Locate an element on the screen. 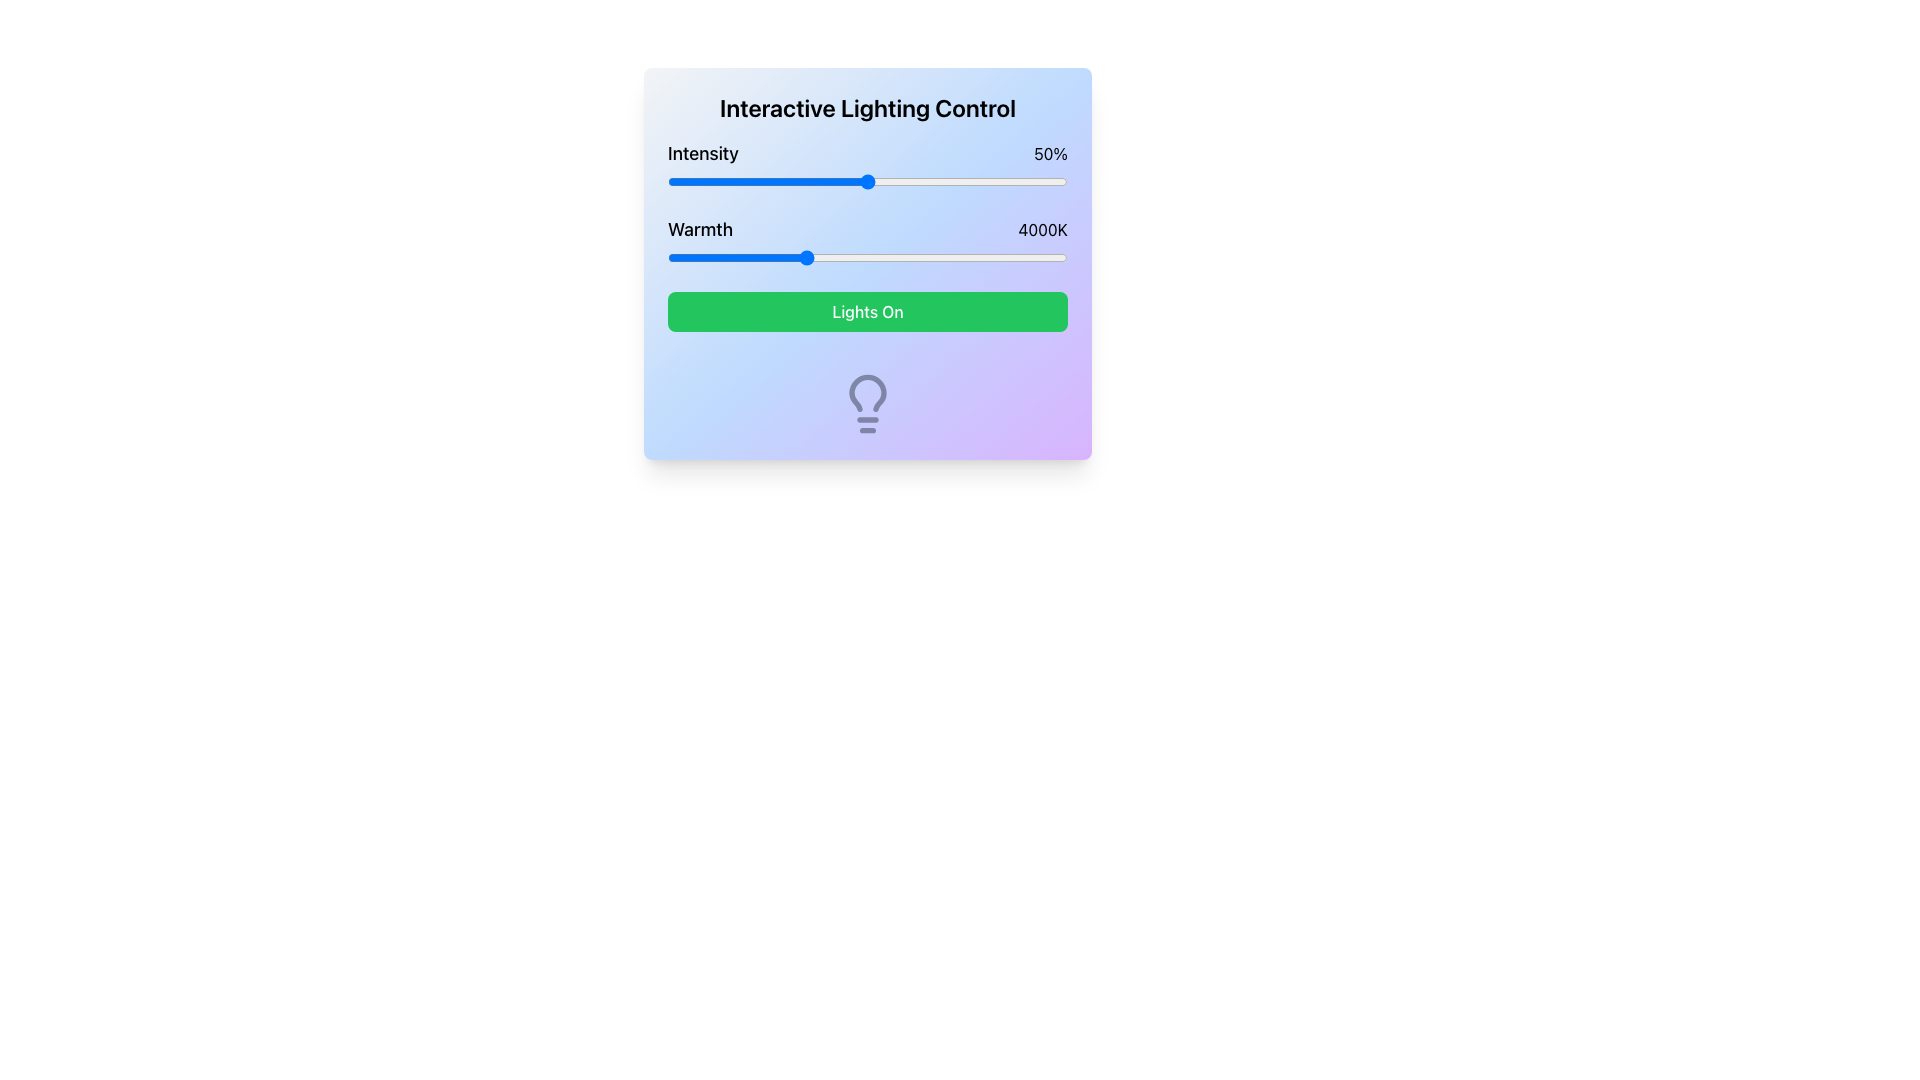  warmth is located at coordinates (998, 257).